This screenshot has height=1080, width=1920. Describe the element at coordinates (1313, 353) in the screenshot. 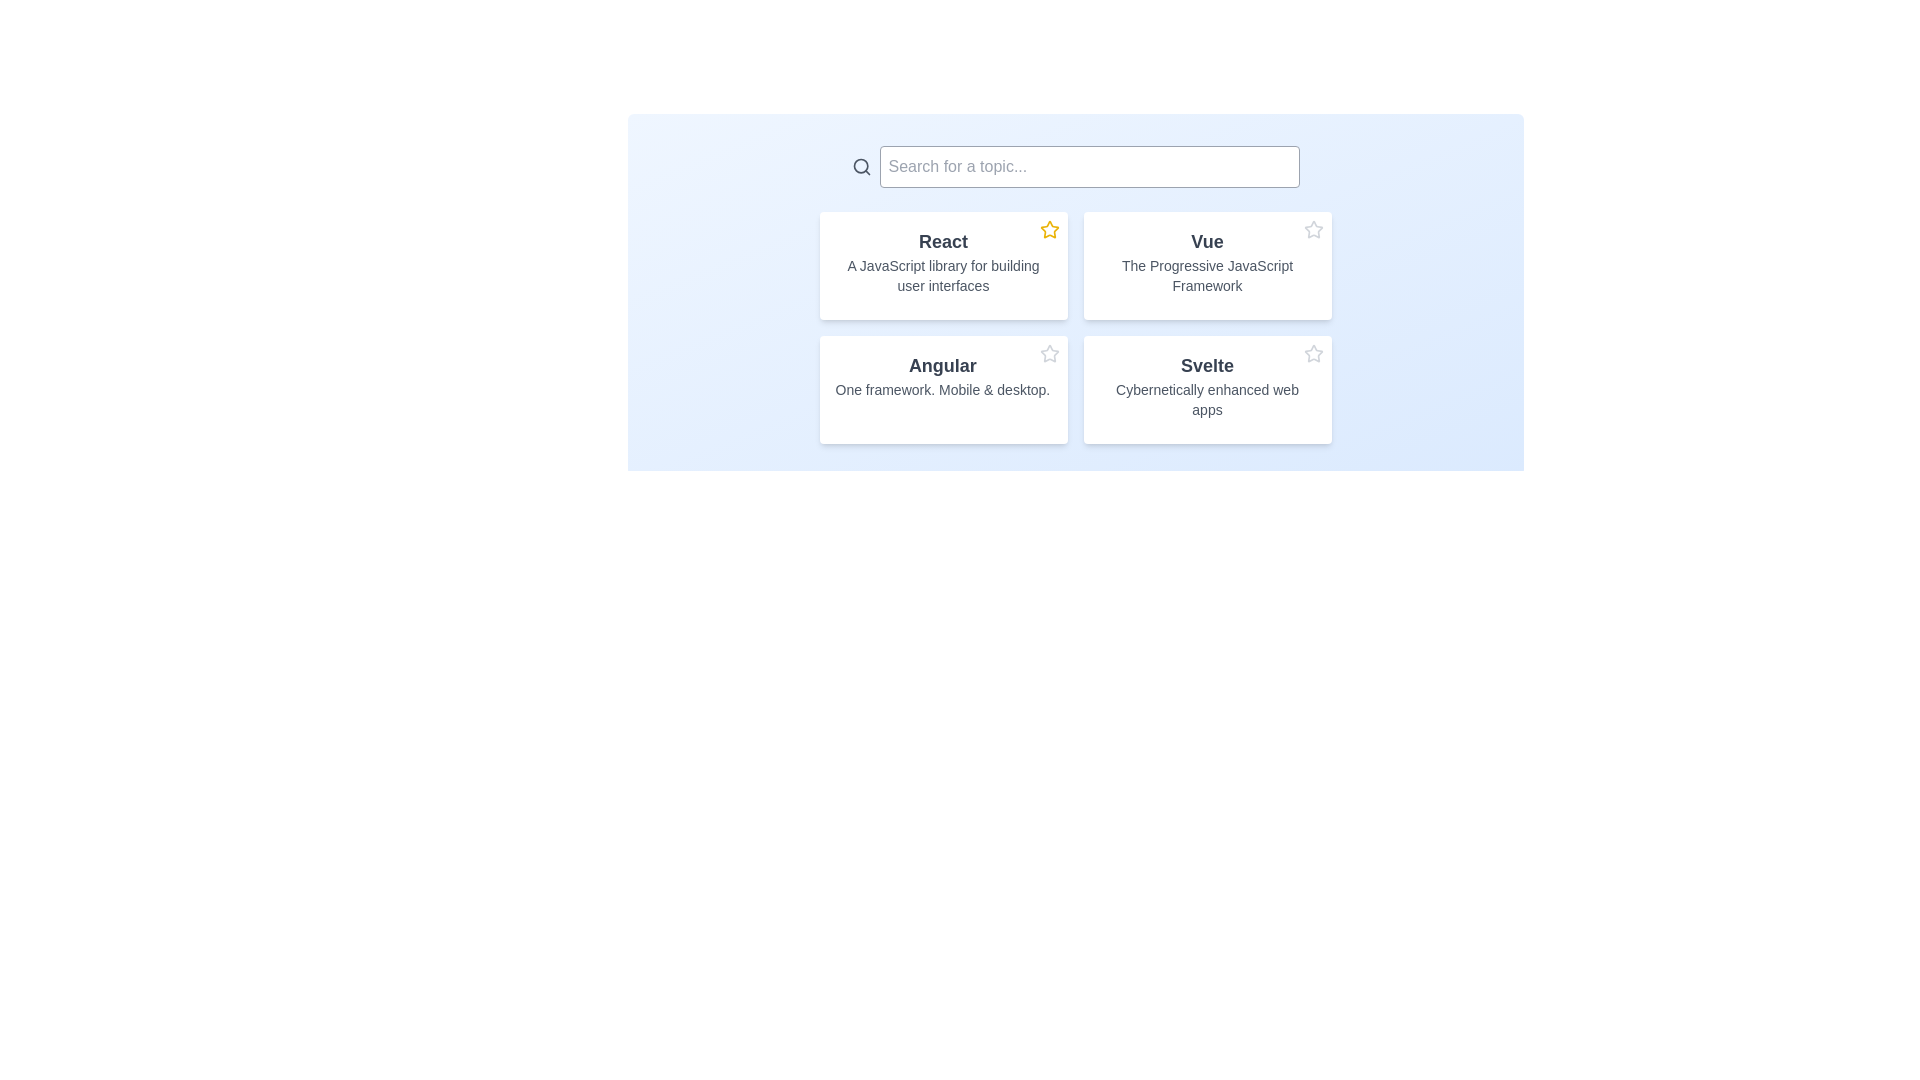

I see `the star icon located at the top right corner of the card titled 'Svelte'` at that location.